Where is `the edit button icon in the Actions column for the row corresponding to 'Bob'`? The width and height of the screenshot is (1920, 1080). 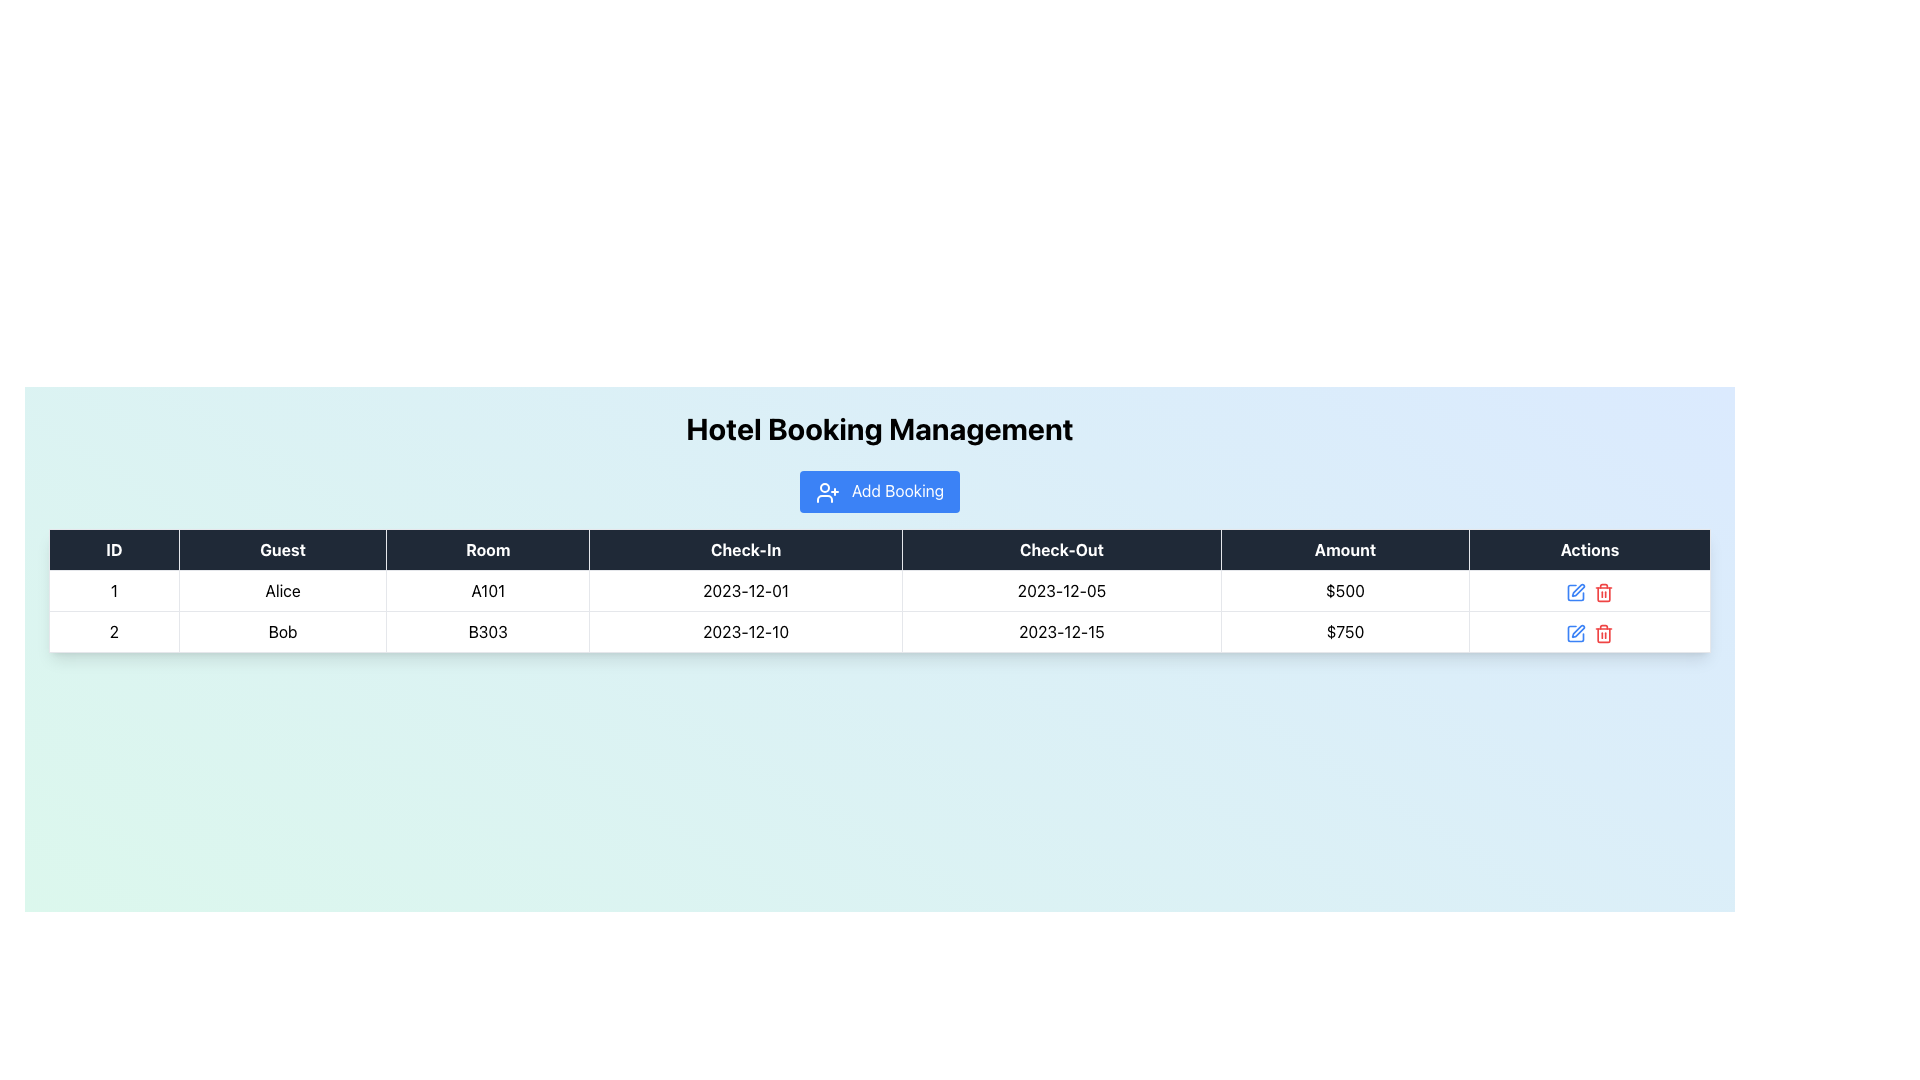 the edit button icon in the Actions column for the row corresponding to 'Bob' is located at coordinates (1574, 633).